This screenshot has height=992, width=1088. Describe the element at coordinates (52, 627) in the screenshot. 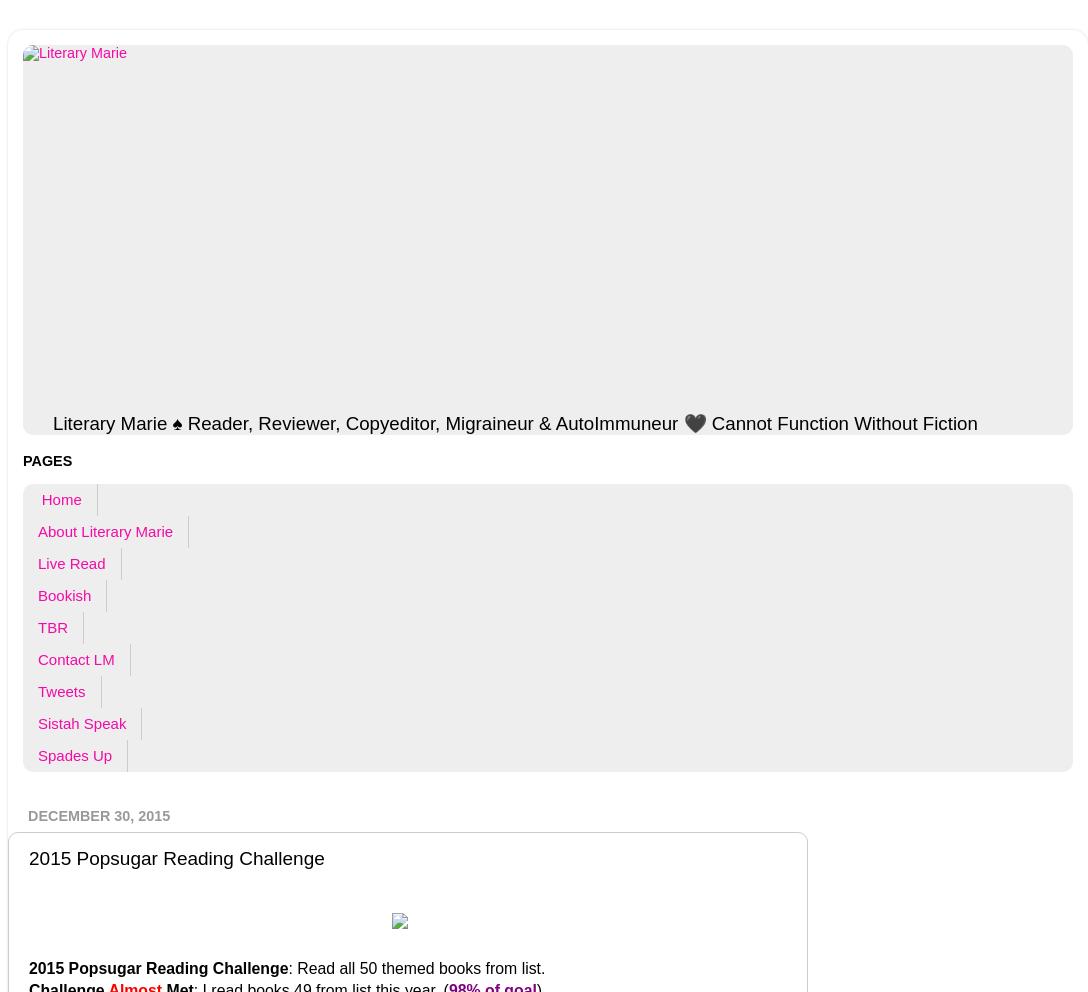

I see `'TBR'` at that location.